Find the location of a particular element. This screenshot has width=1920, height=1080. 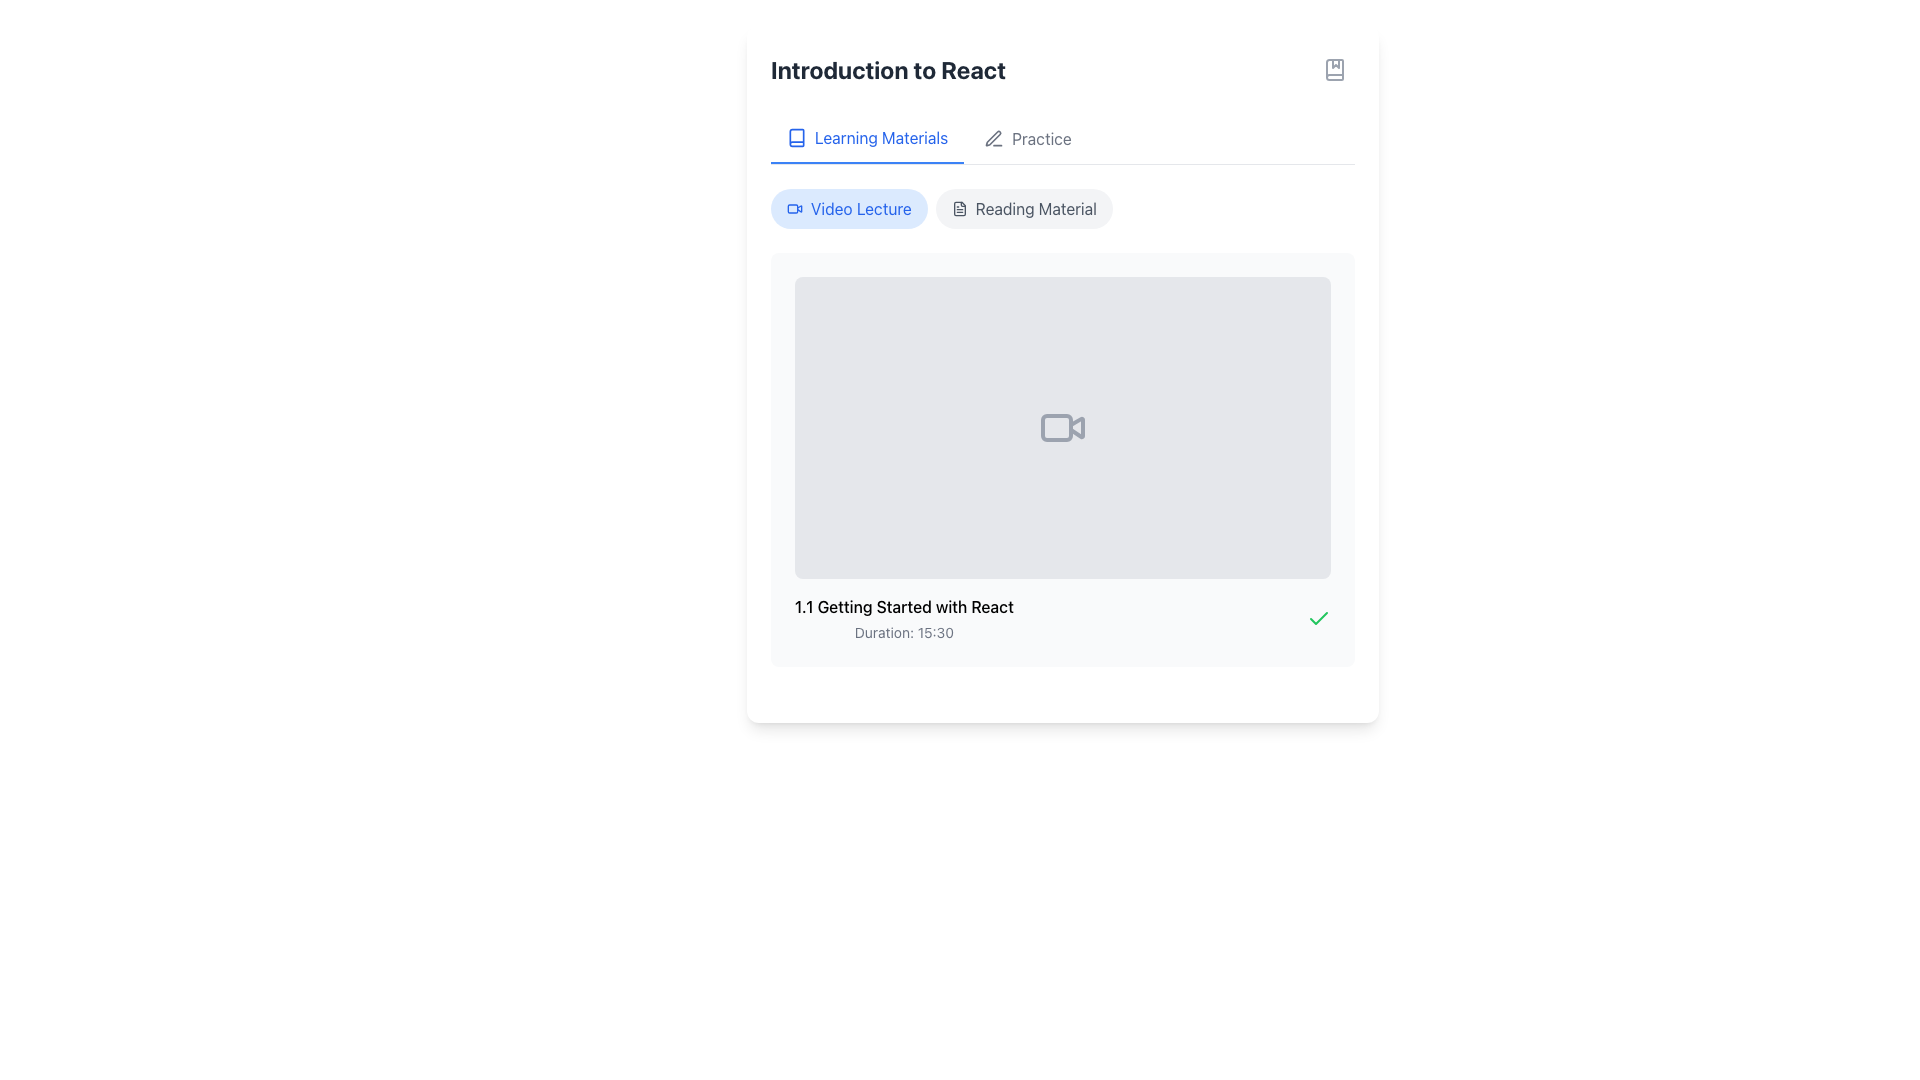

the SVG-based video camera icon, which is centrally located within a gray rectangle and represents an inactive or disabled state is located at coordinates (1061, 426).